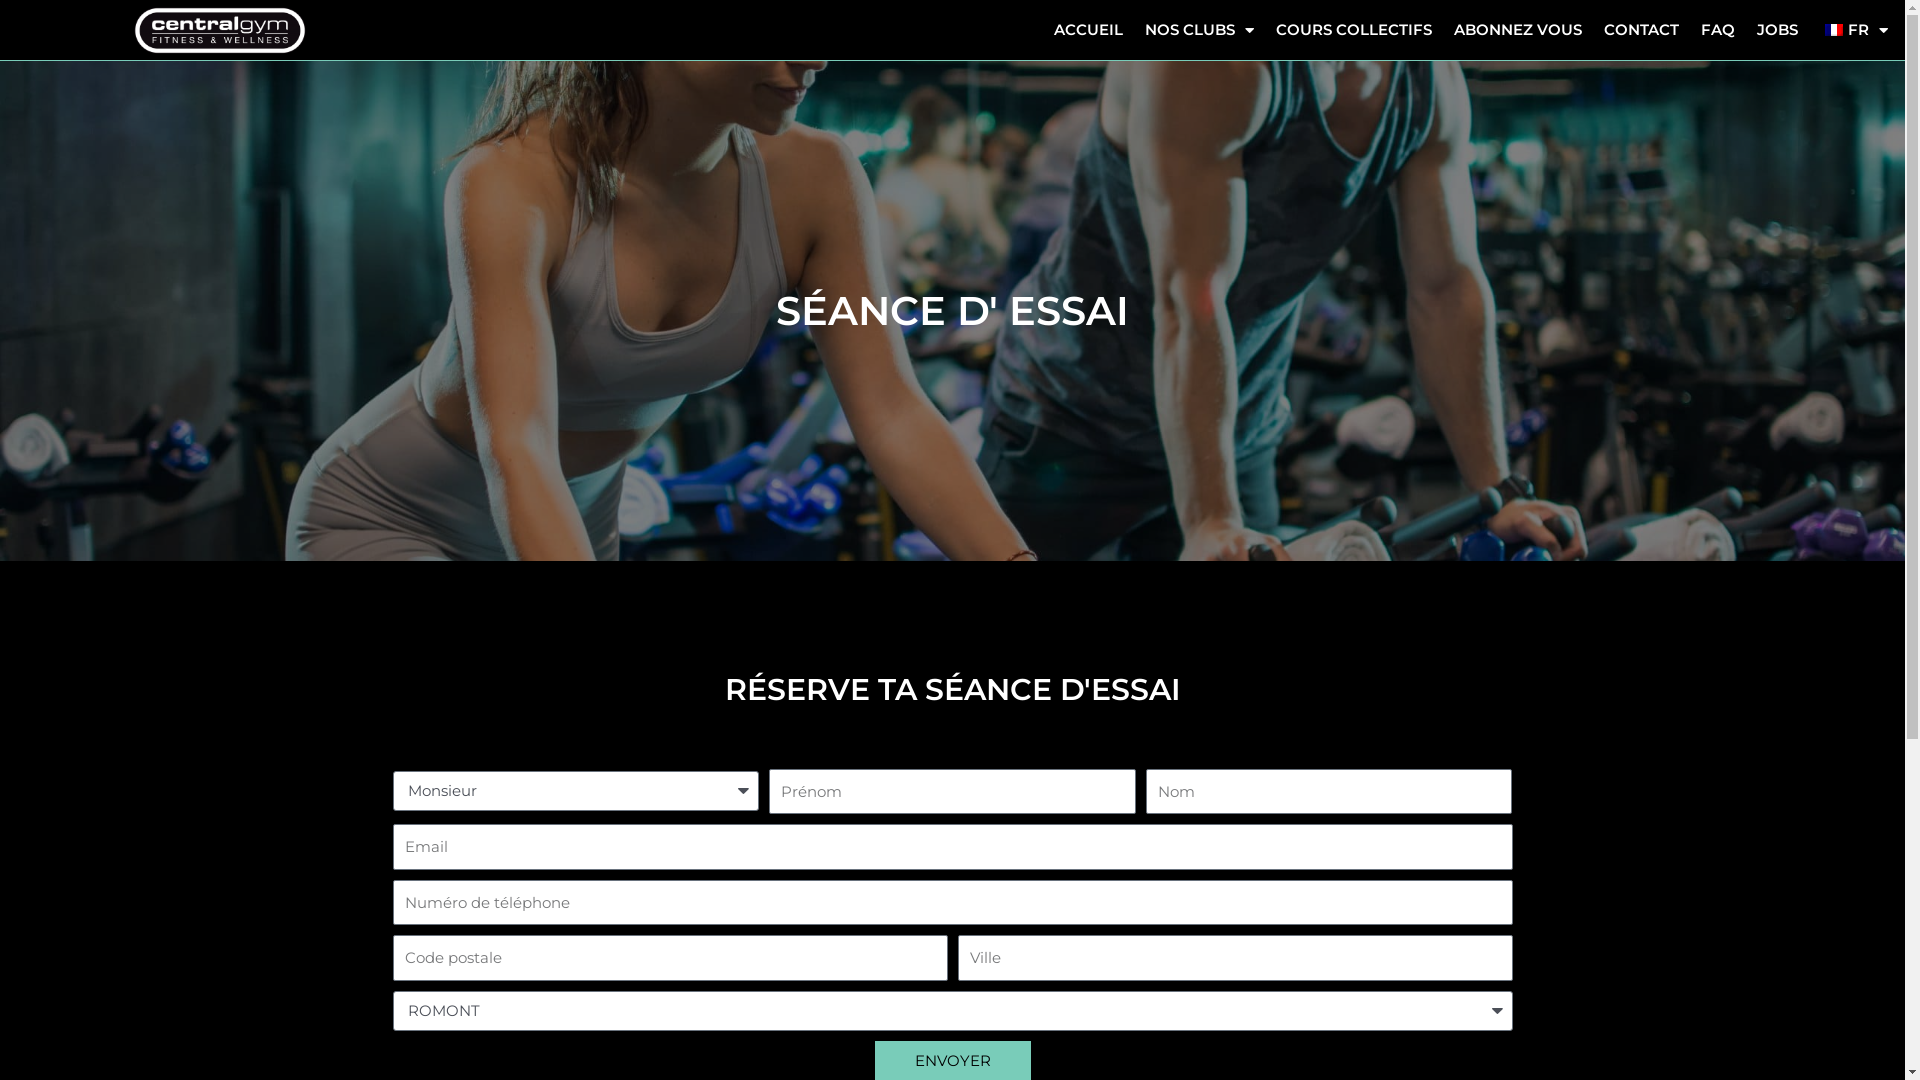 The height and width of the screenshot is (1080, 1920). I want to click on 'FR', so click(1852, 30).